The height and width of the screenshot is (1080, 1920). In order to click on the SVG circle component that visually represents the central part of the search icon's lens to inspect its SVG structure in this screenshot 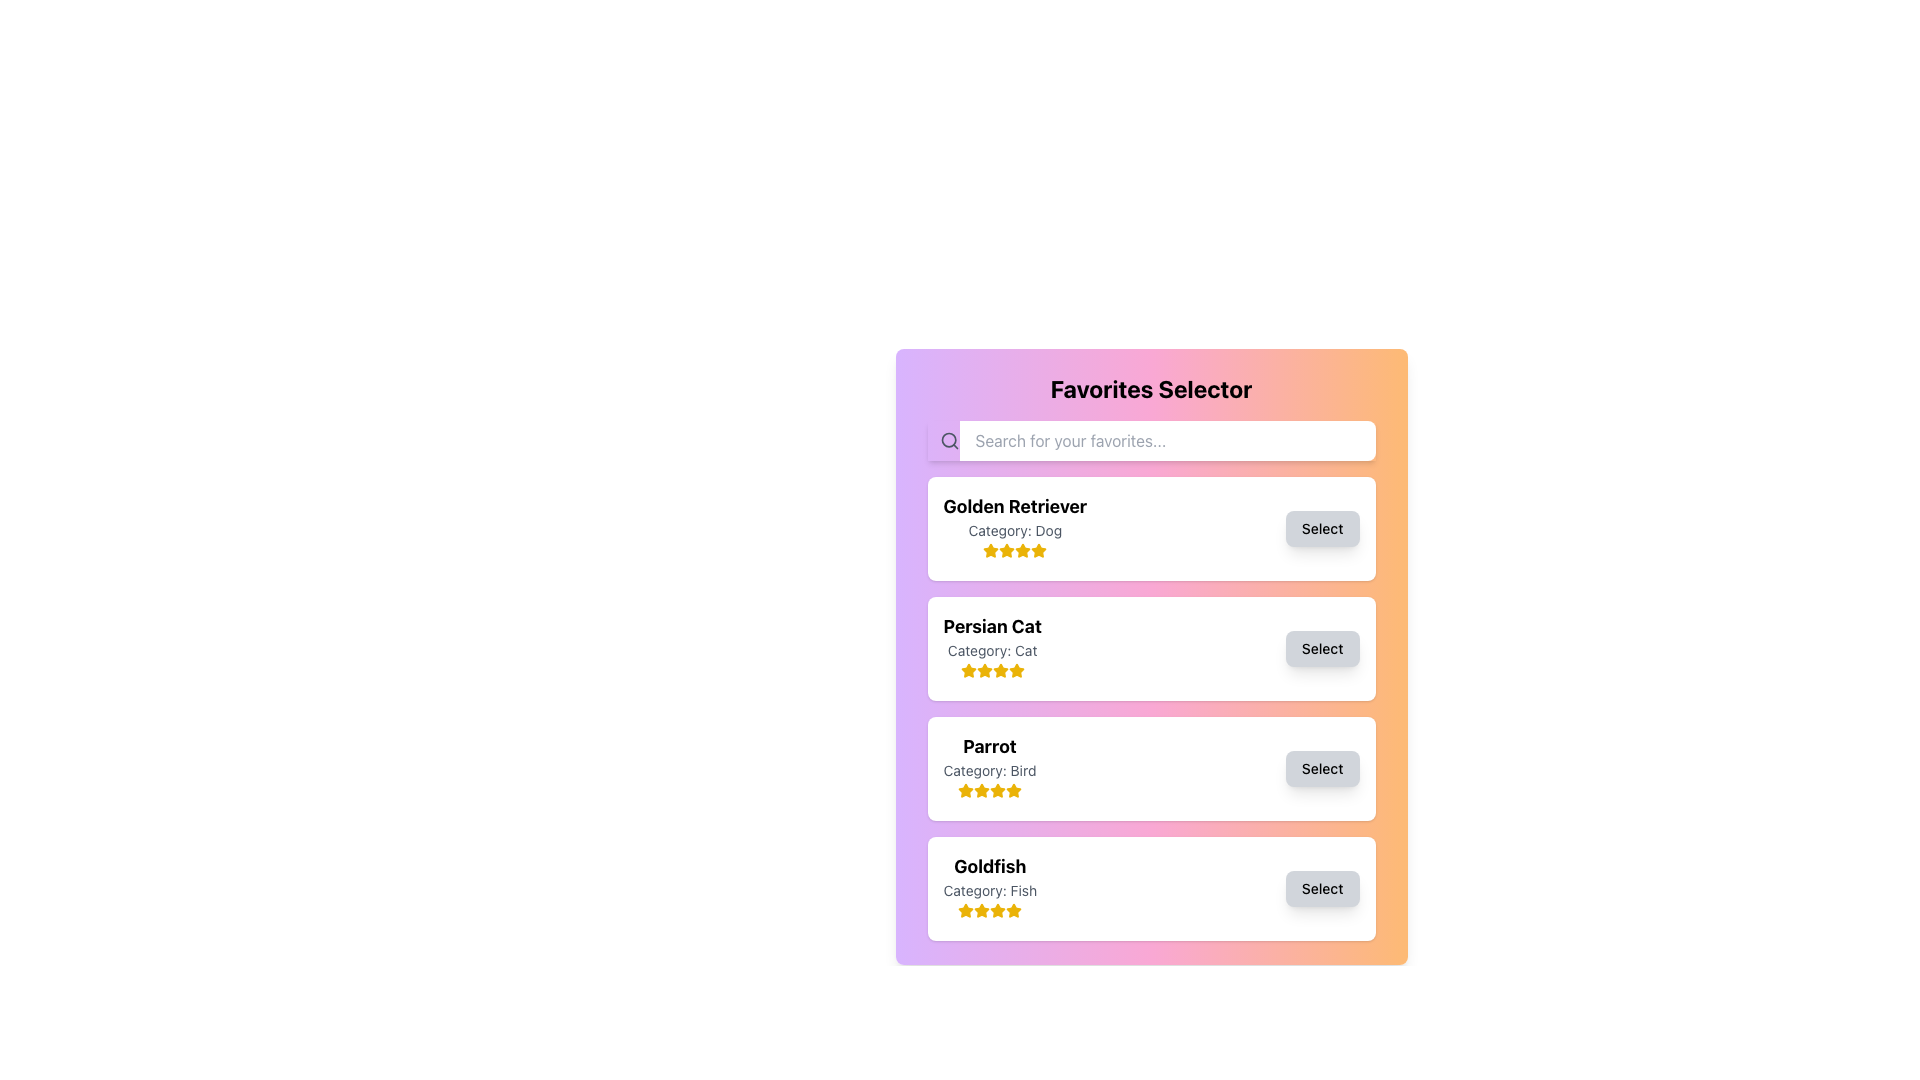, I will do `click(947, 439)`.